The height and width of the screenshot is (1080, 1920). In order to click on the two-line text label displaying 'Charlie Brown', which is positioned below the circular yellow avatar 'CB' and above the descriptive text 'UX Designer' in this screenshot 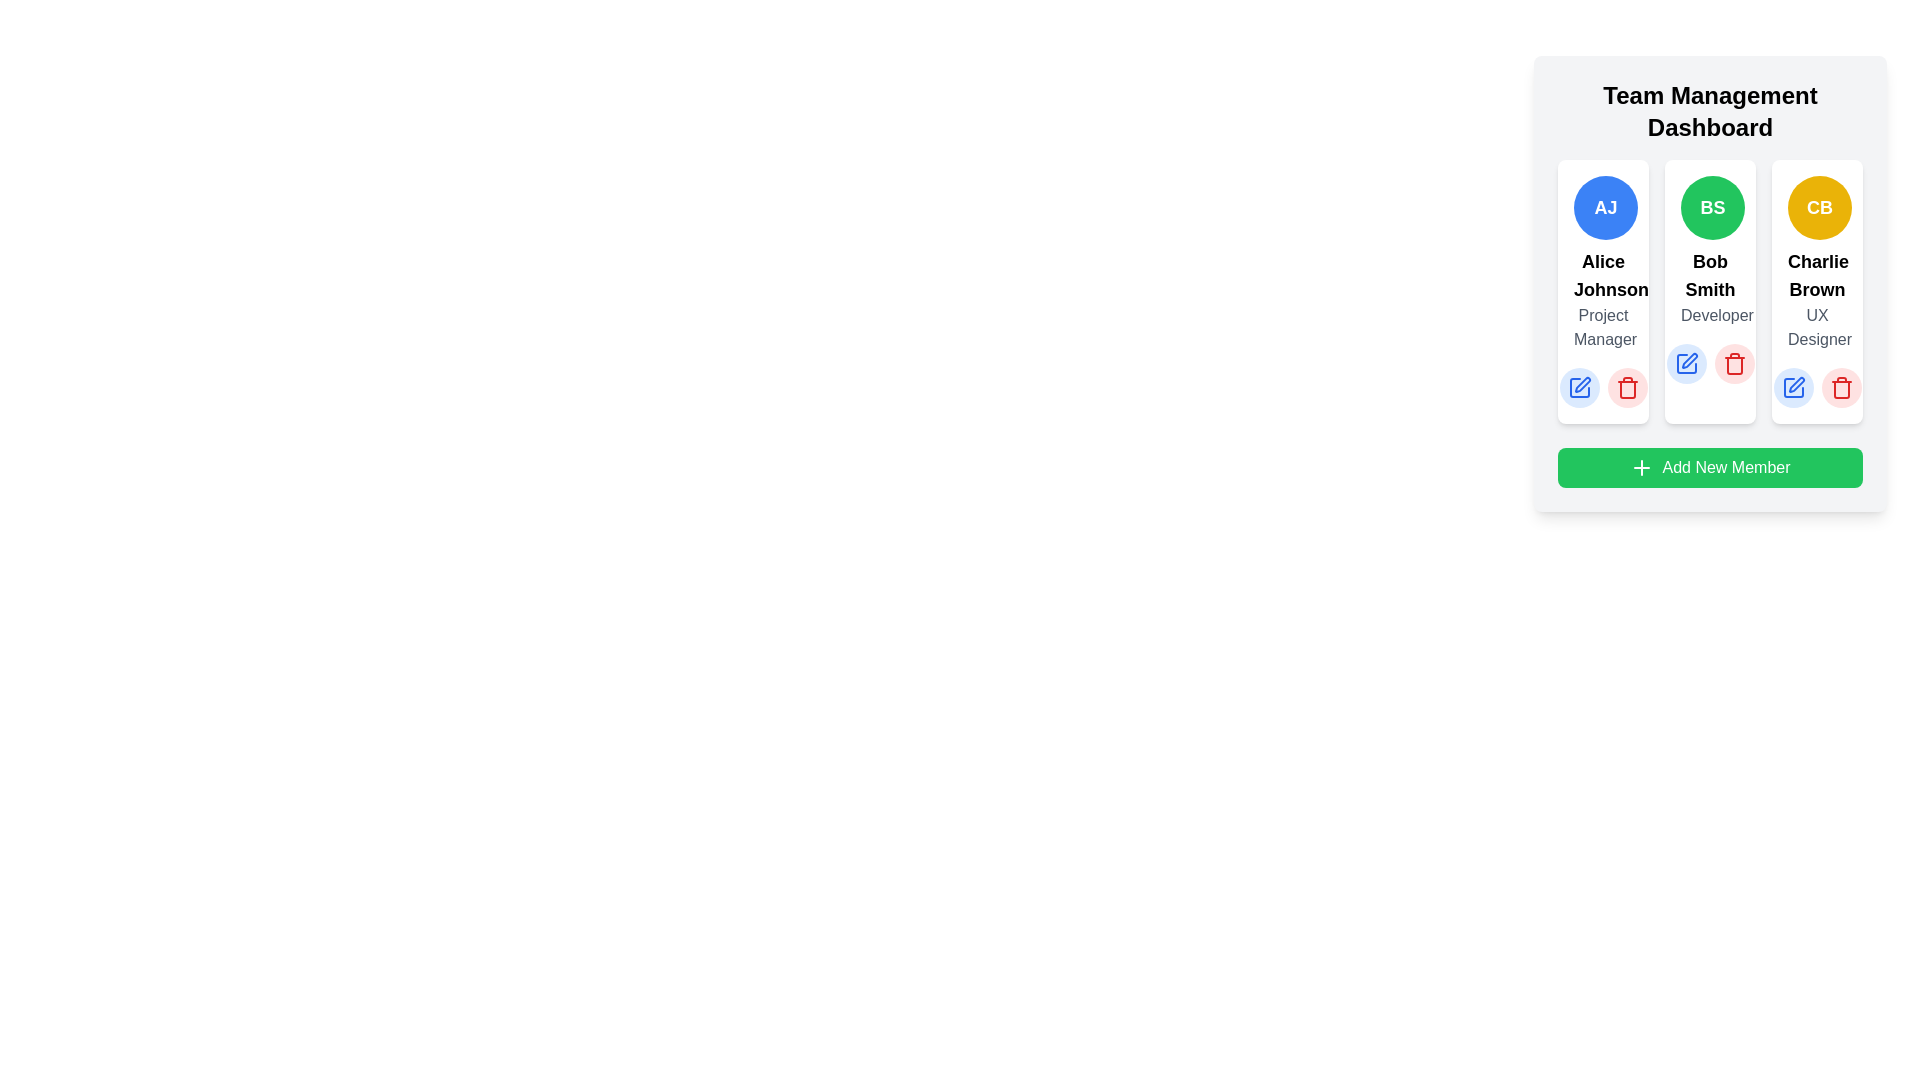, I will do `click(1817, 276)`.